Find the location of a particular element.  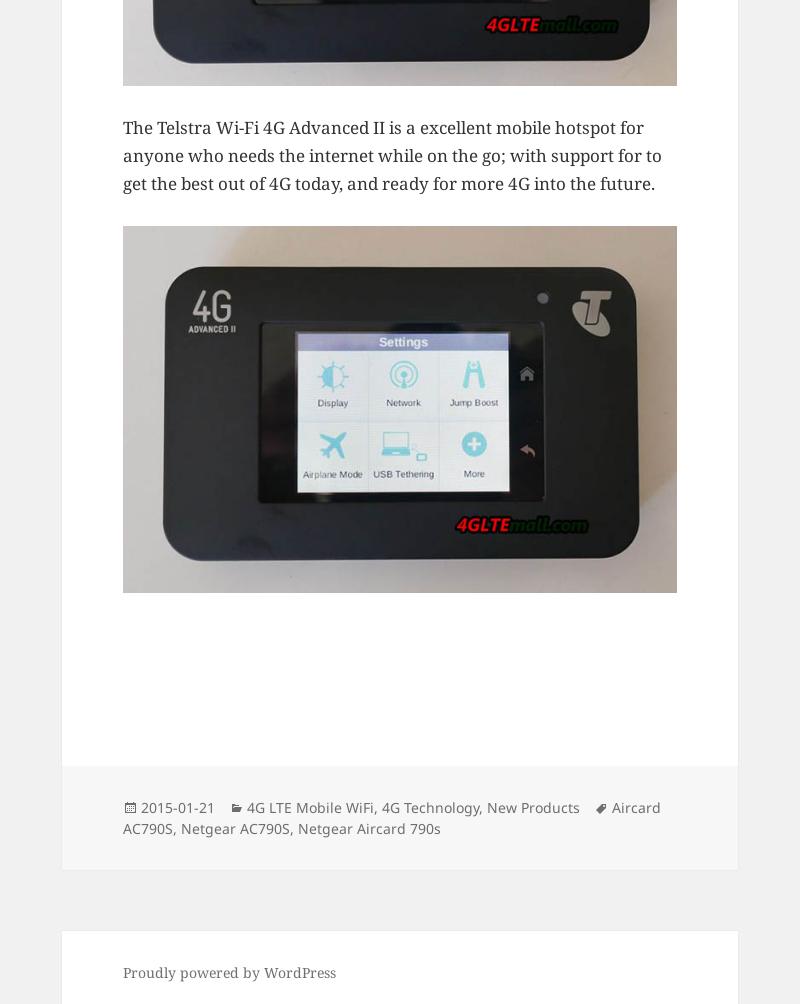

'Netgear AC790S' is located at coordinates (234, 827).